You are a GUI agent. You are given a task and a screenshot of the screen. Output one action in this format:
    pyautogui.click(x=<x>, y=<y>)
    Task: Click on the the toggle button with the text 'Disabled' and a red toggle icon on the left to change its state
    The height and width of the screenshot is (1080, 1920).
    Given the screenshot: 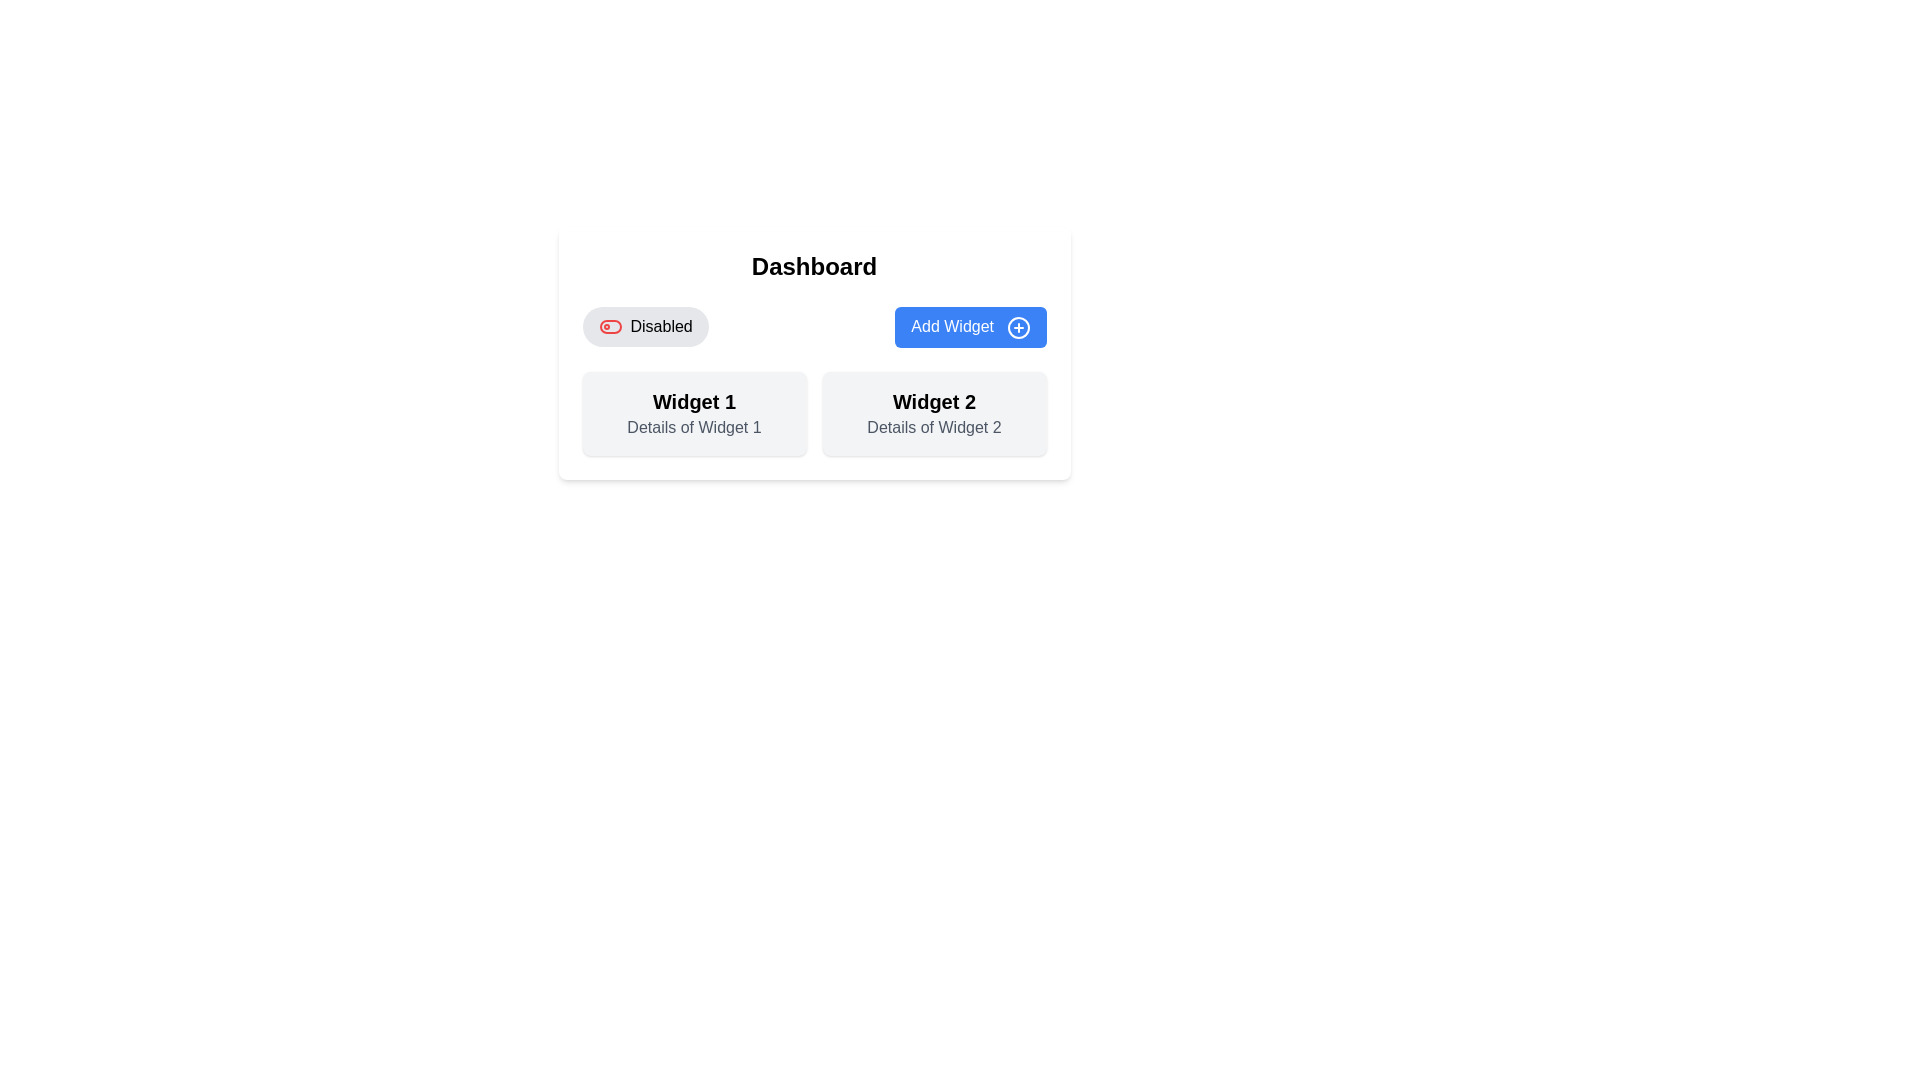 What is the action you would take?
    pyautogui.click(x=645, y=326)
    